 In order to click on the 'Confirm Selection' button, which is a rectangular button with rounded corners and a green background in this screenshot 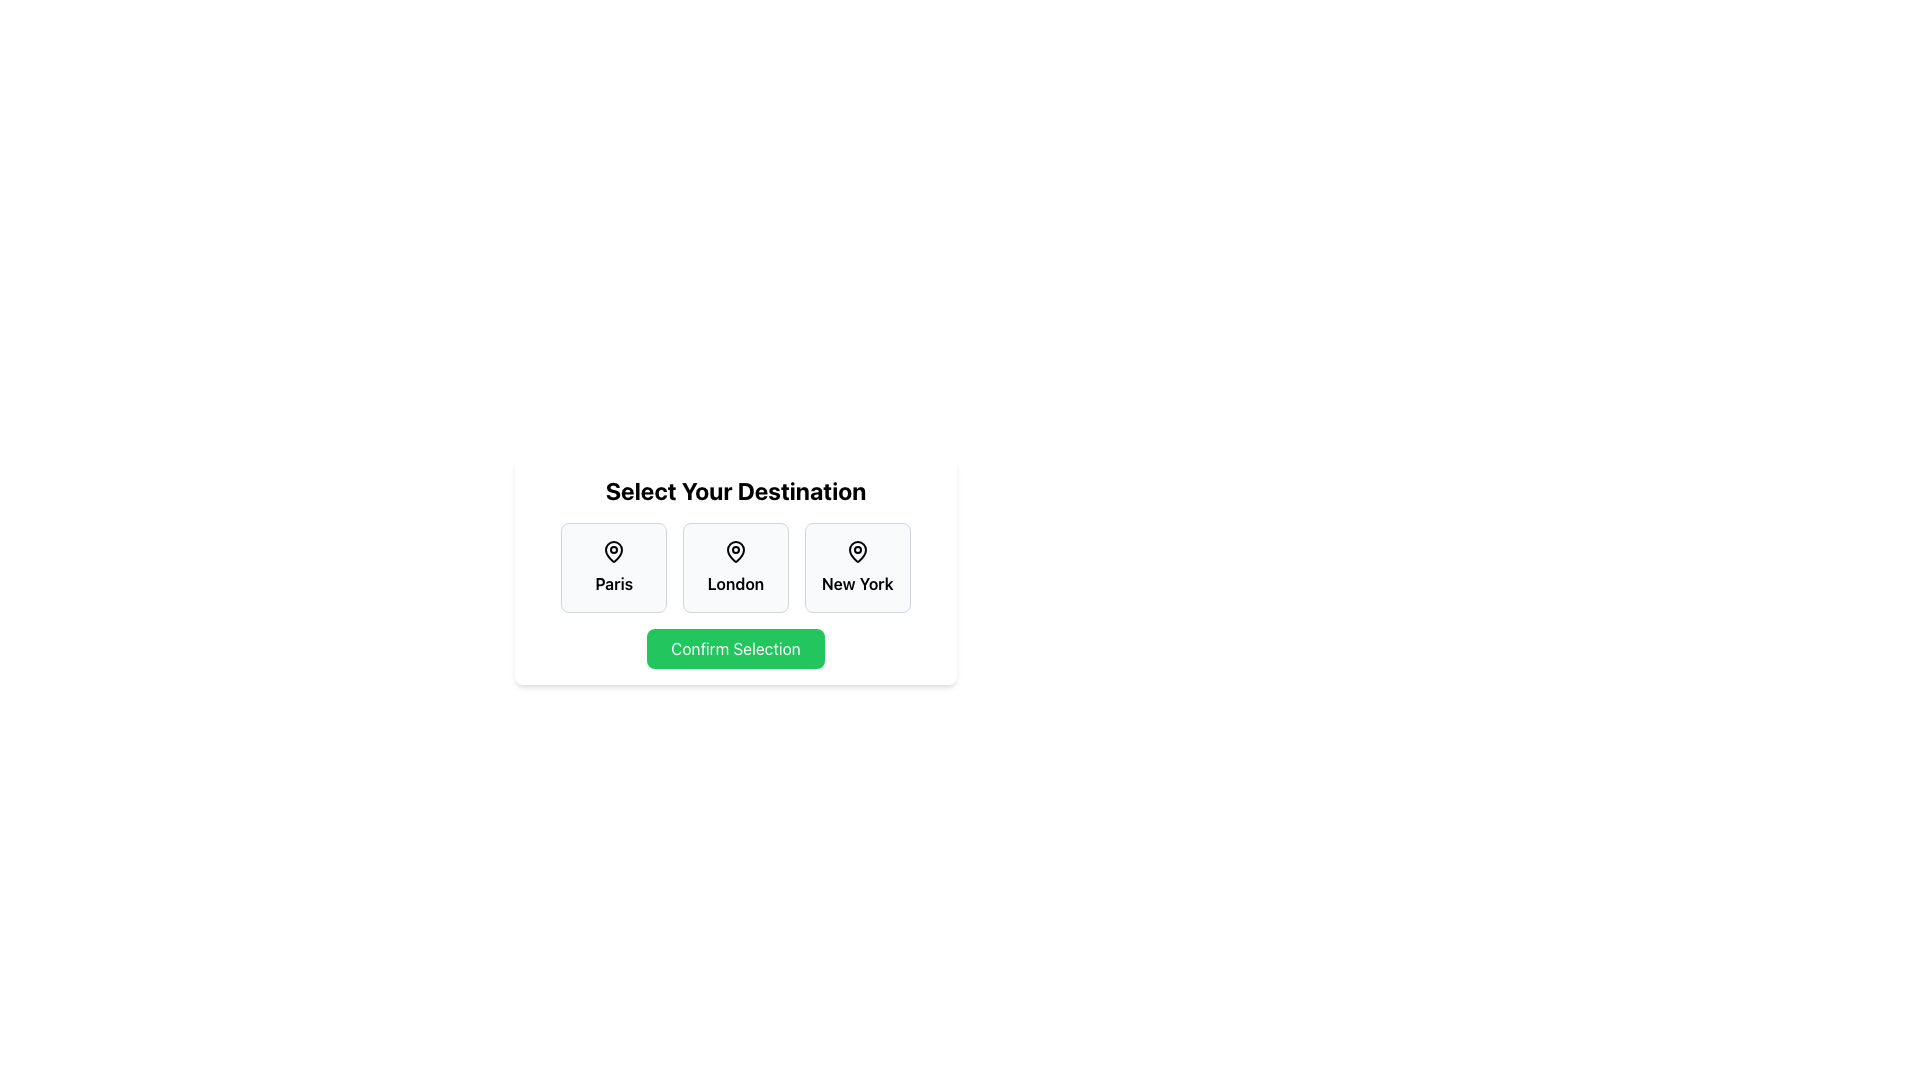, I will do `click(734, 648)`.